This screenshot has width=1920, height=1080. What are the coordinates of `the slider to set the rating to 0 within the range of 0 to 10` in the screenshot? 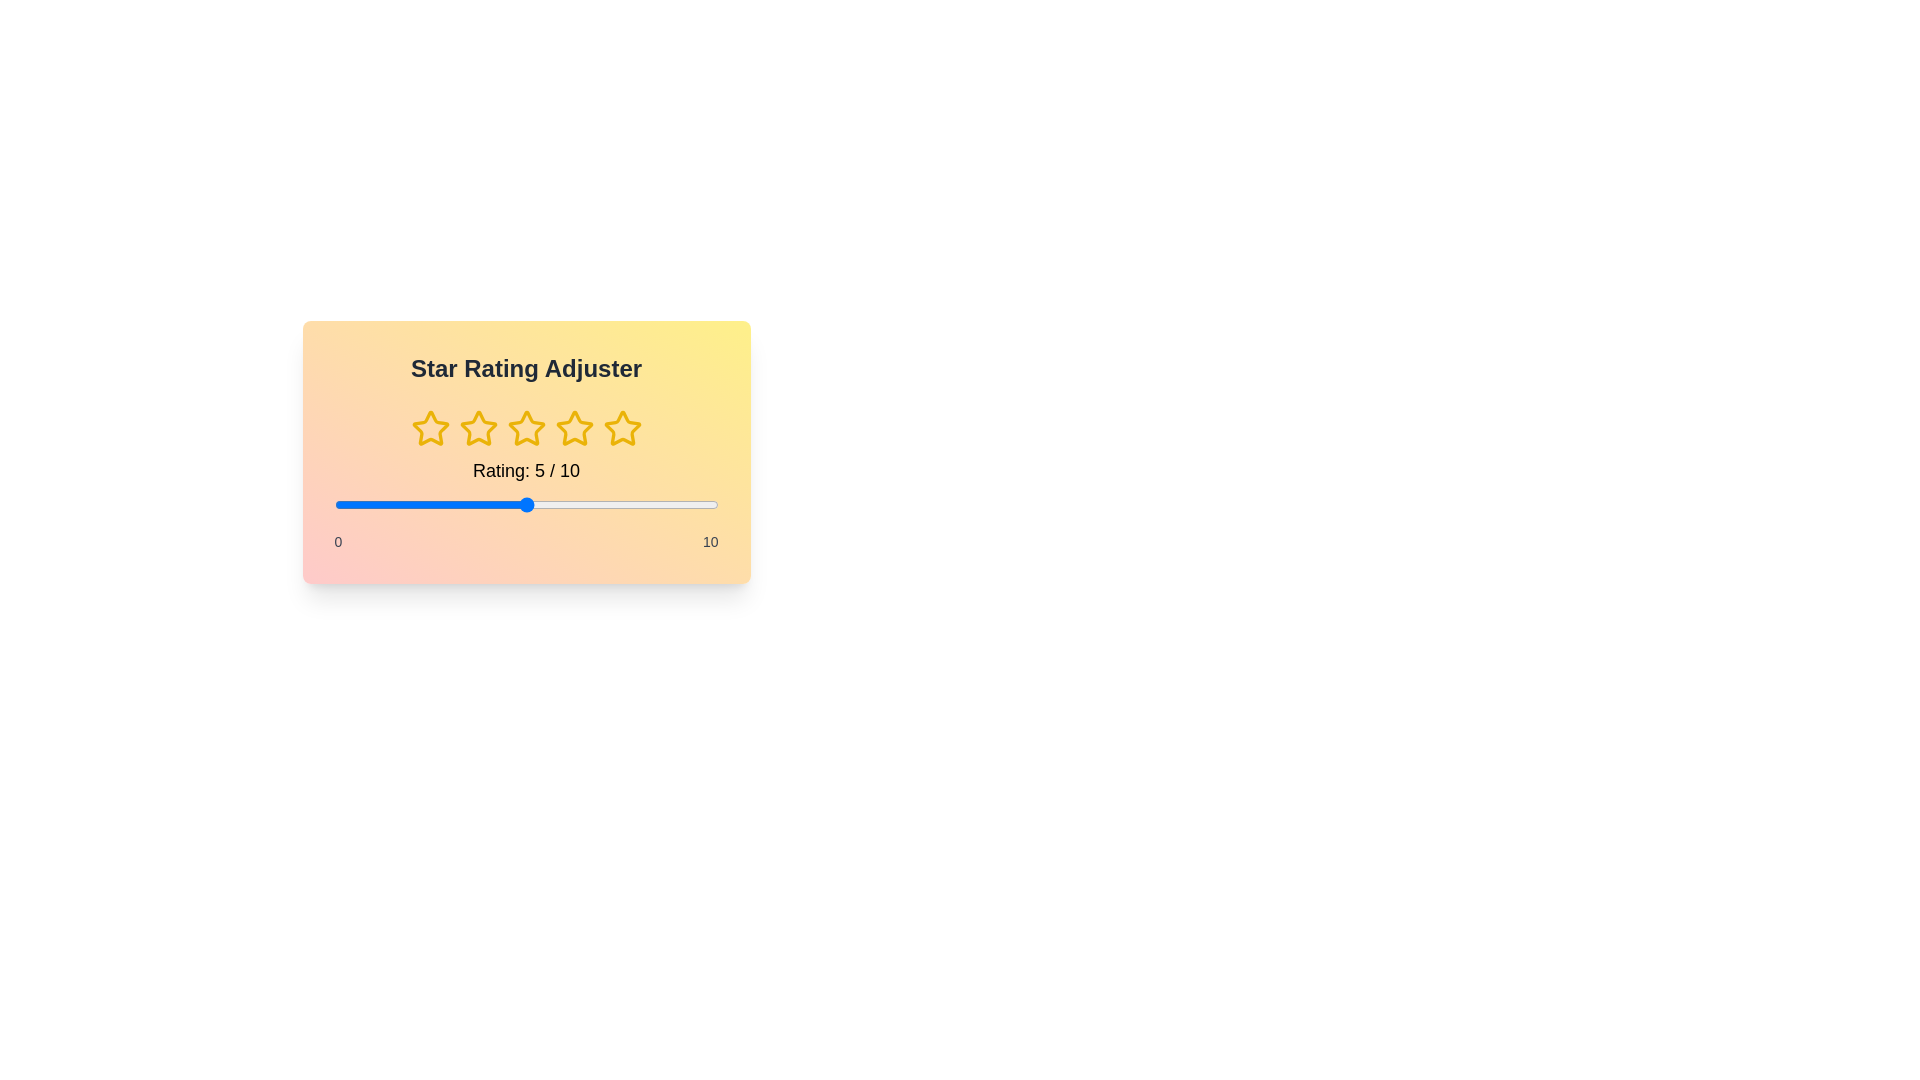 It's located at (334, 504).